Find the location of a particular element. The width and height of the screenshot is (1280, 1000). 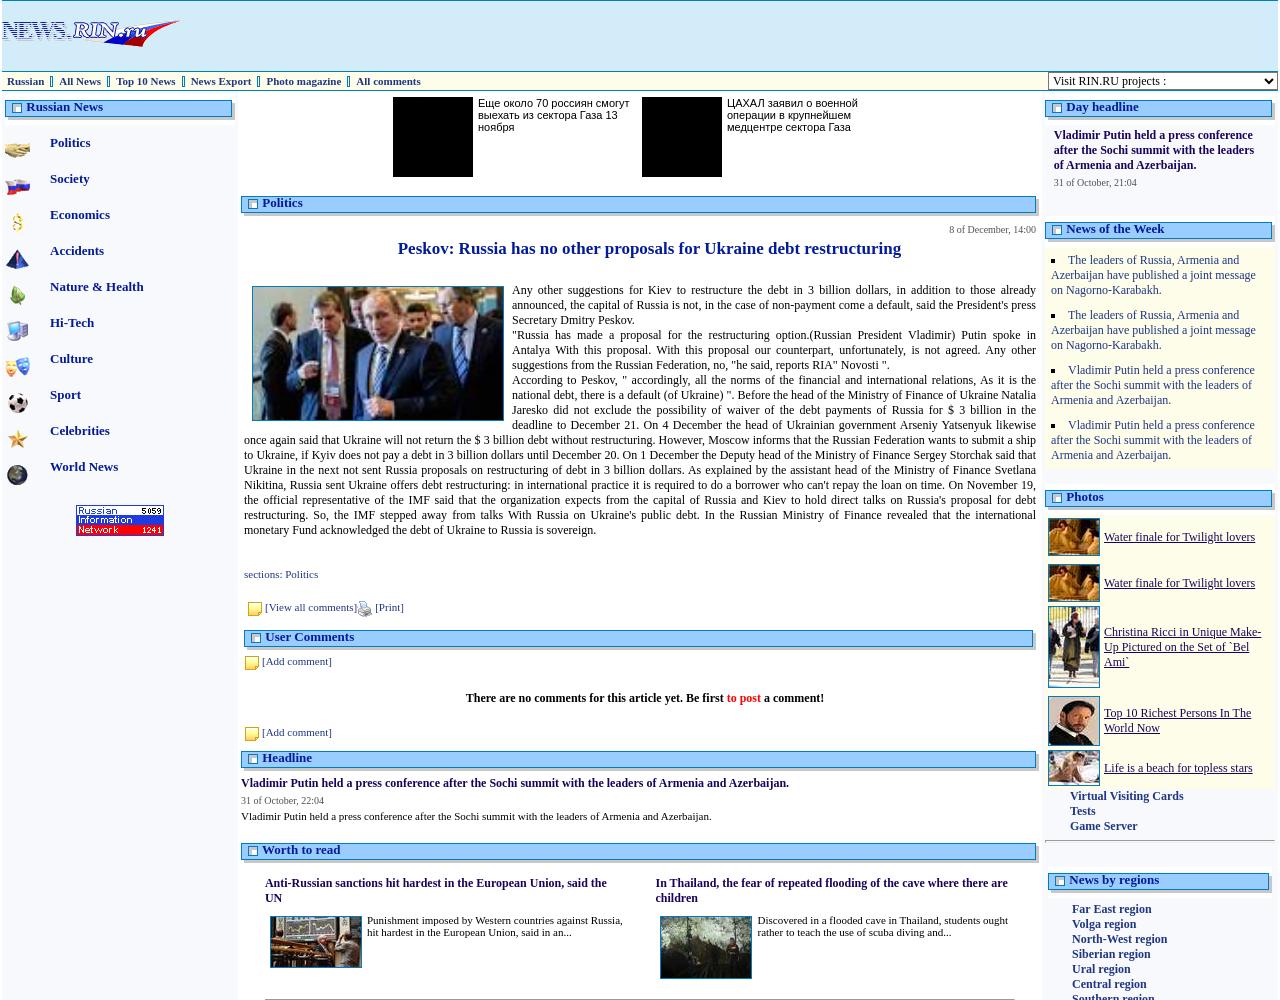

'Siberian region' is located at coordinates (1110, 953).